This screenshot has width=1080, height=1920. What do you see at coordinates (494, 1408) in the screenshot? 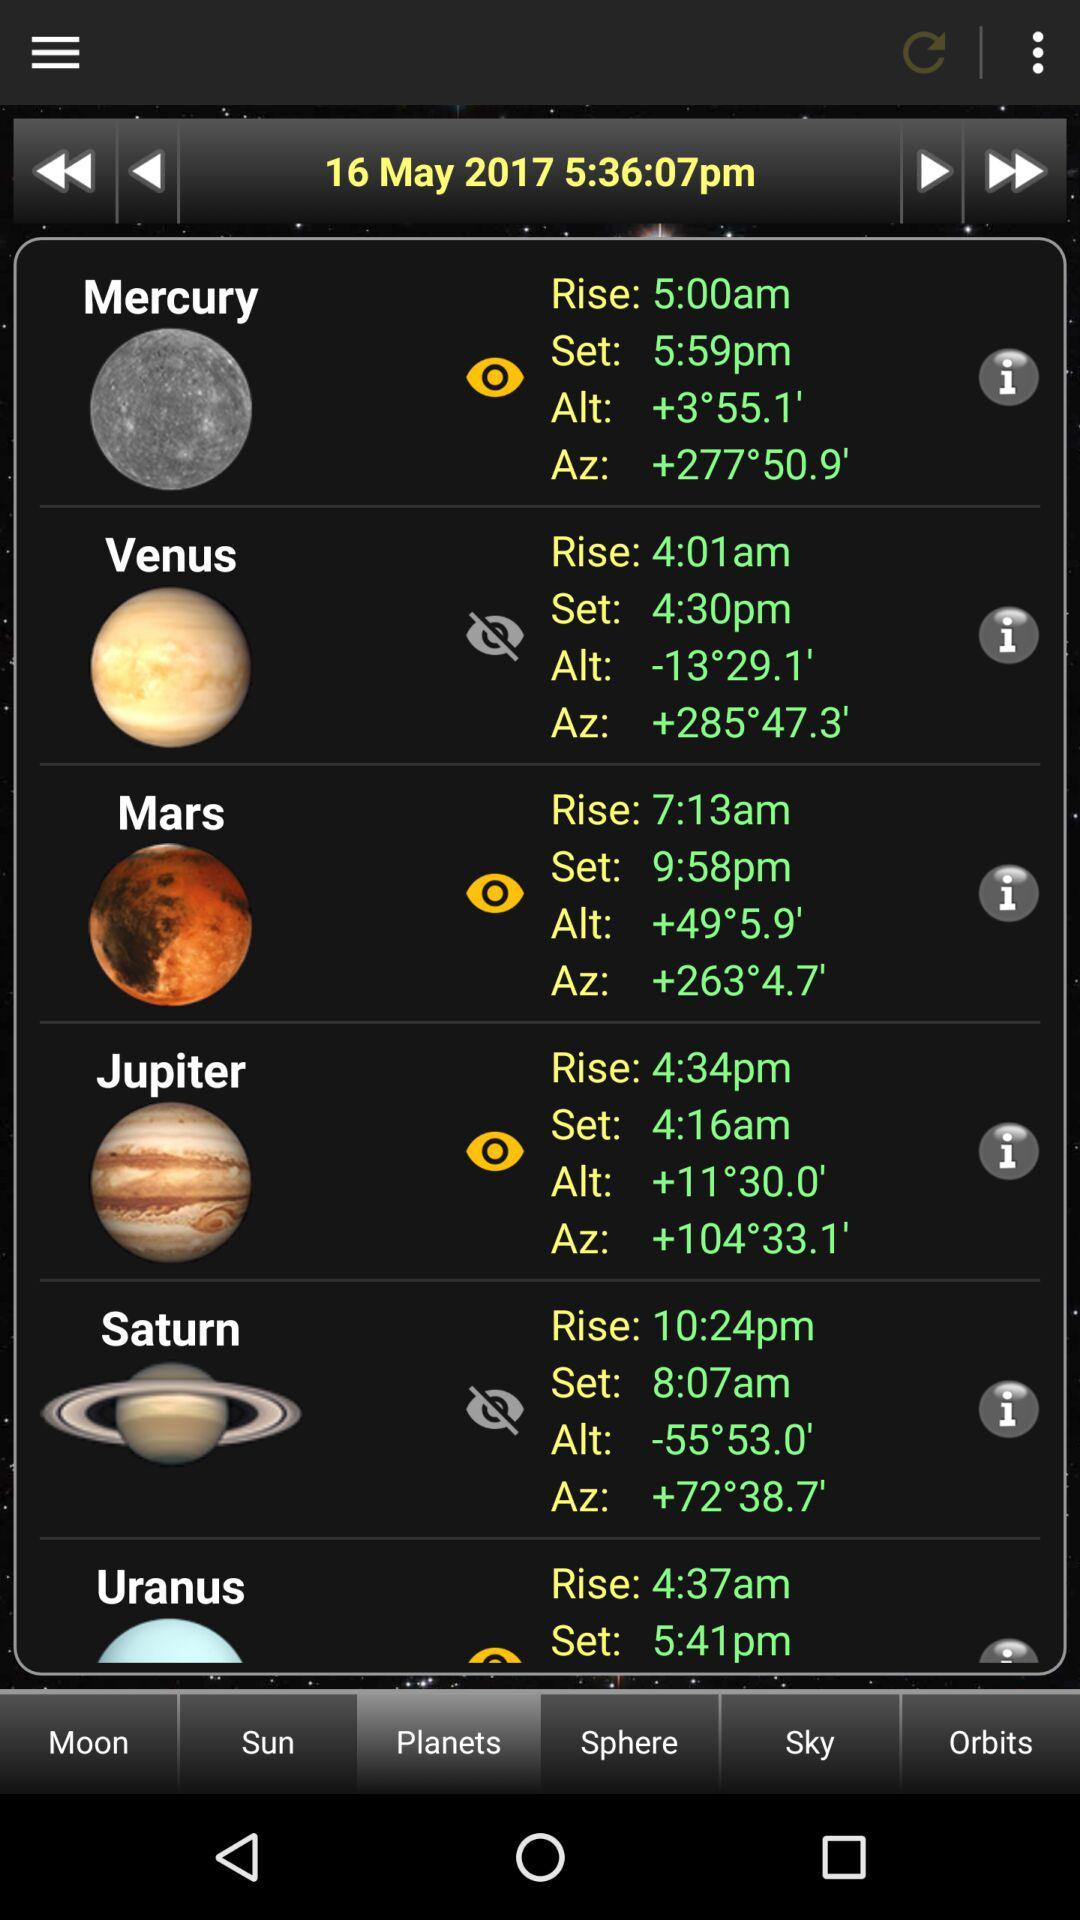
I see `shows visible icon` at bounding box center [494, 1408].